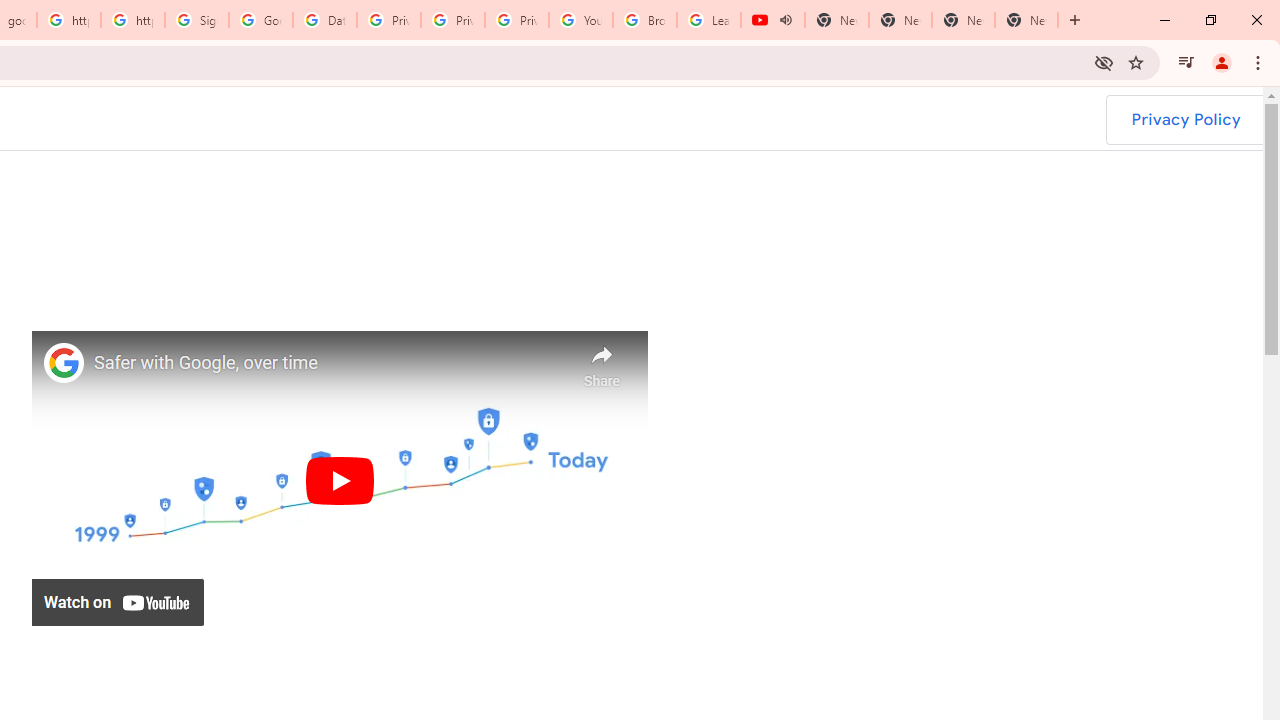 The height and width of the screenshot is (720, 1280). Describe the element at coordinates (132, 20) in the screenshot. I see `'https://scholar.google.com/'` at that location.